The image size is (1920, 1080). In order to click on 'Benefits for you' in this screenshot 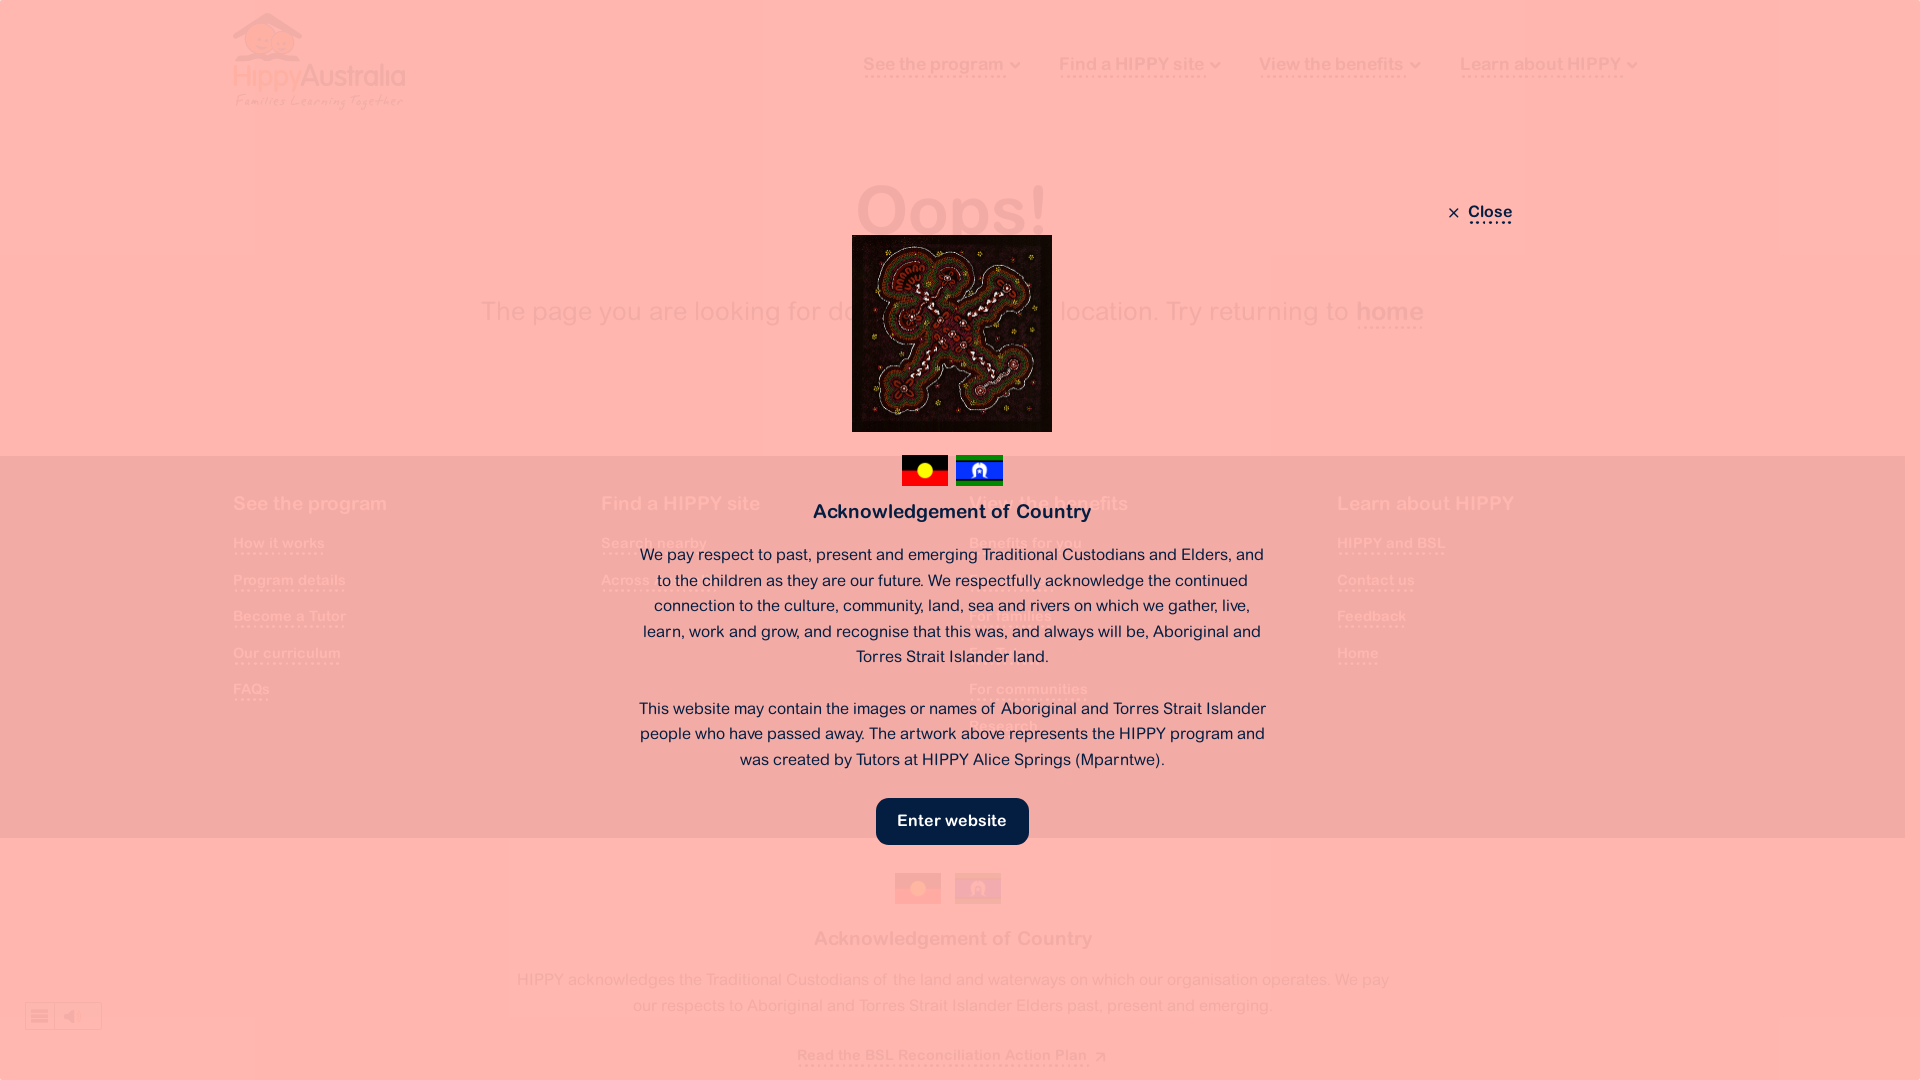, I will do `click(1024, 543)`.